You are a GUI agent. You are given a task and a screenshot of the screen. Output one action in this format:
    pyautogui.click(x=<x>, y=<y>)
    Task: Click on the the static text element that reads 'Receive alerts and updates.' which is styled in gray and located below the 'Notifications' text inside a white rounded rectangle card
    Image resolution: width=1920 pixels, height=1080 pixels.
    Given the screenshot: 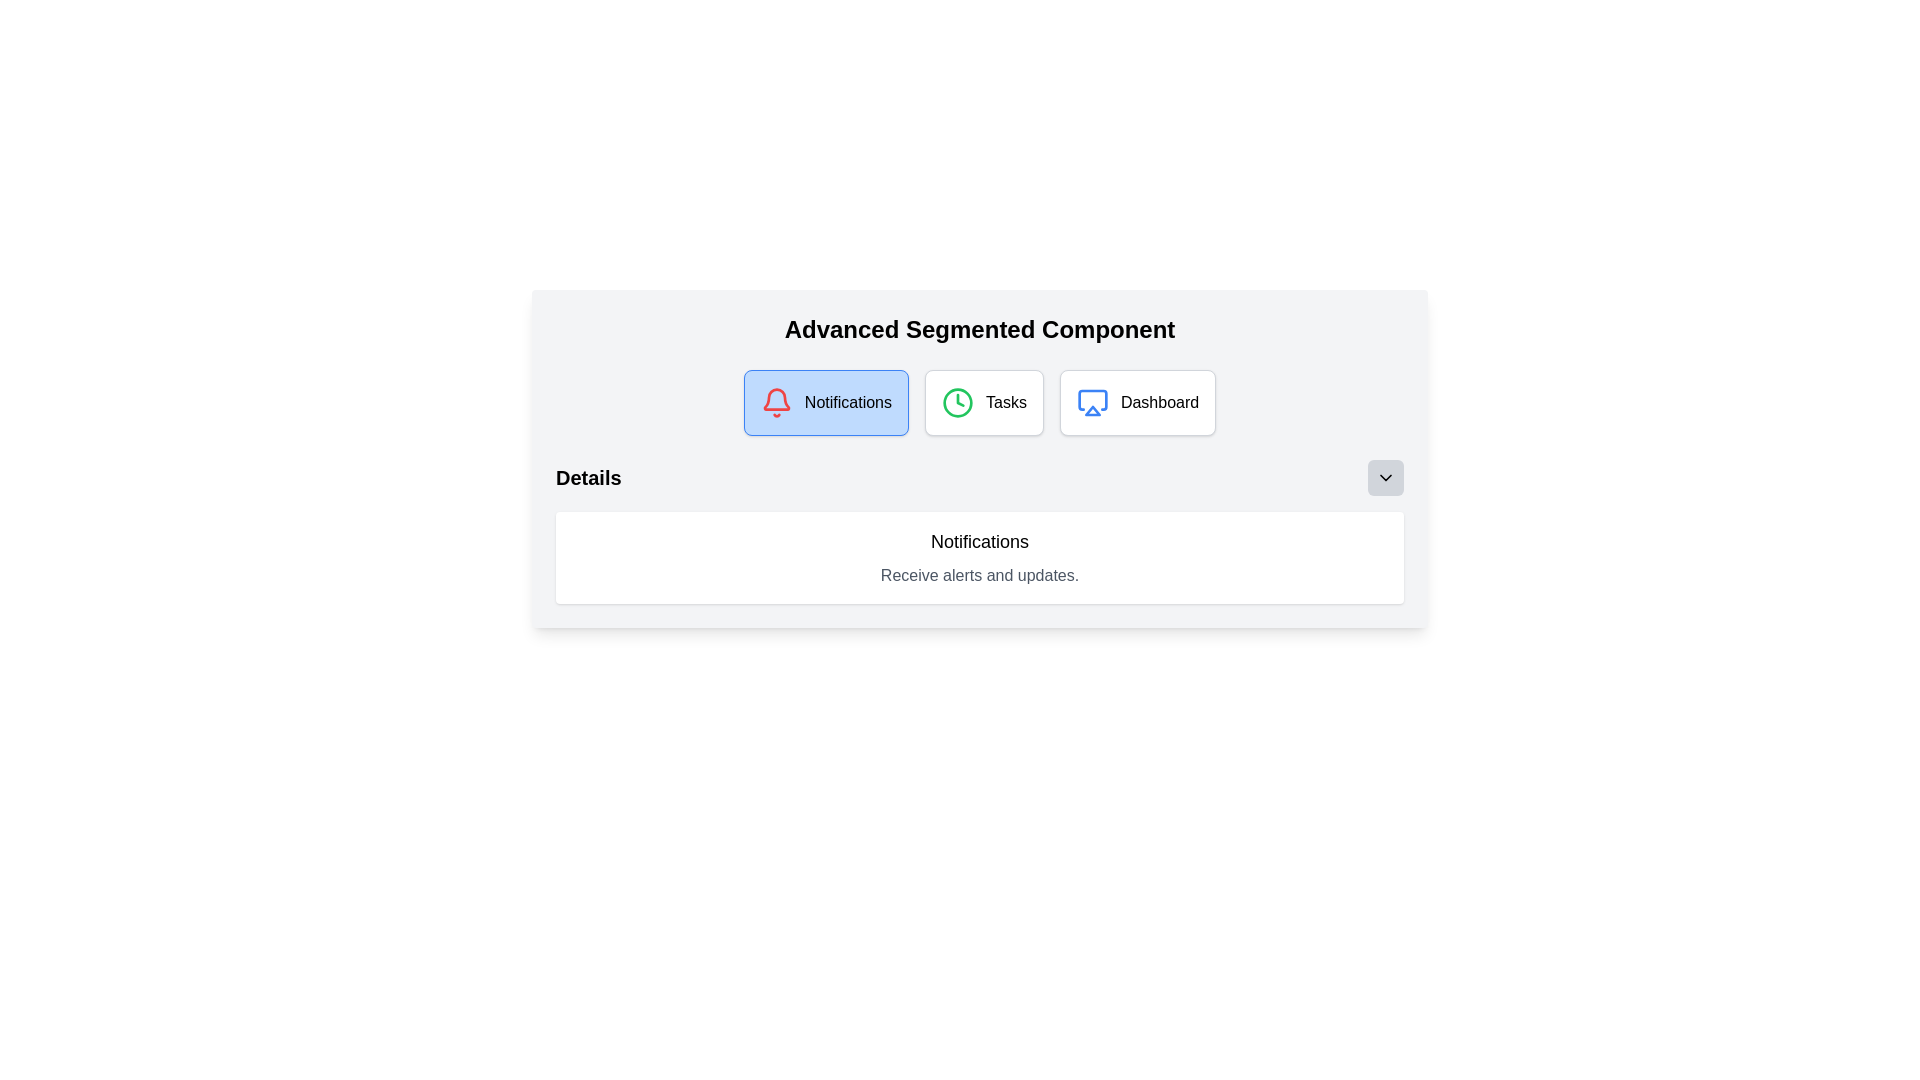 What is the action you would take?
    pyautogui.click(x=979, y=575)
    